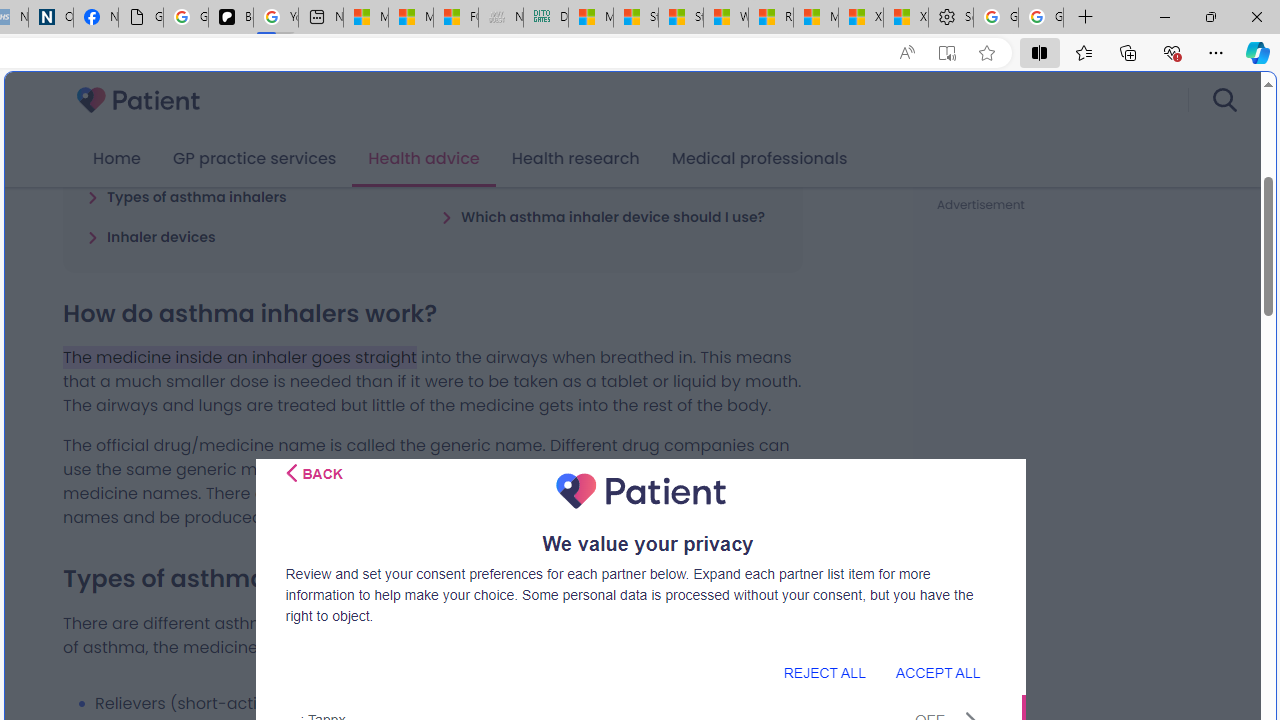 Image resolution: width=1280 pixels, height=720 pixels. What do you see at coordinates (139, 17) in the screenshot?
I see `'Google Analytics Opt-out Browser Add-on Download Page'` at bounding box center [139, 17].